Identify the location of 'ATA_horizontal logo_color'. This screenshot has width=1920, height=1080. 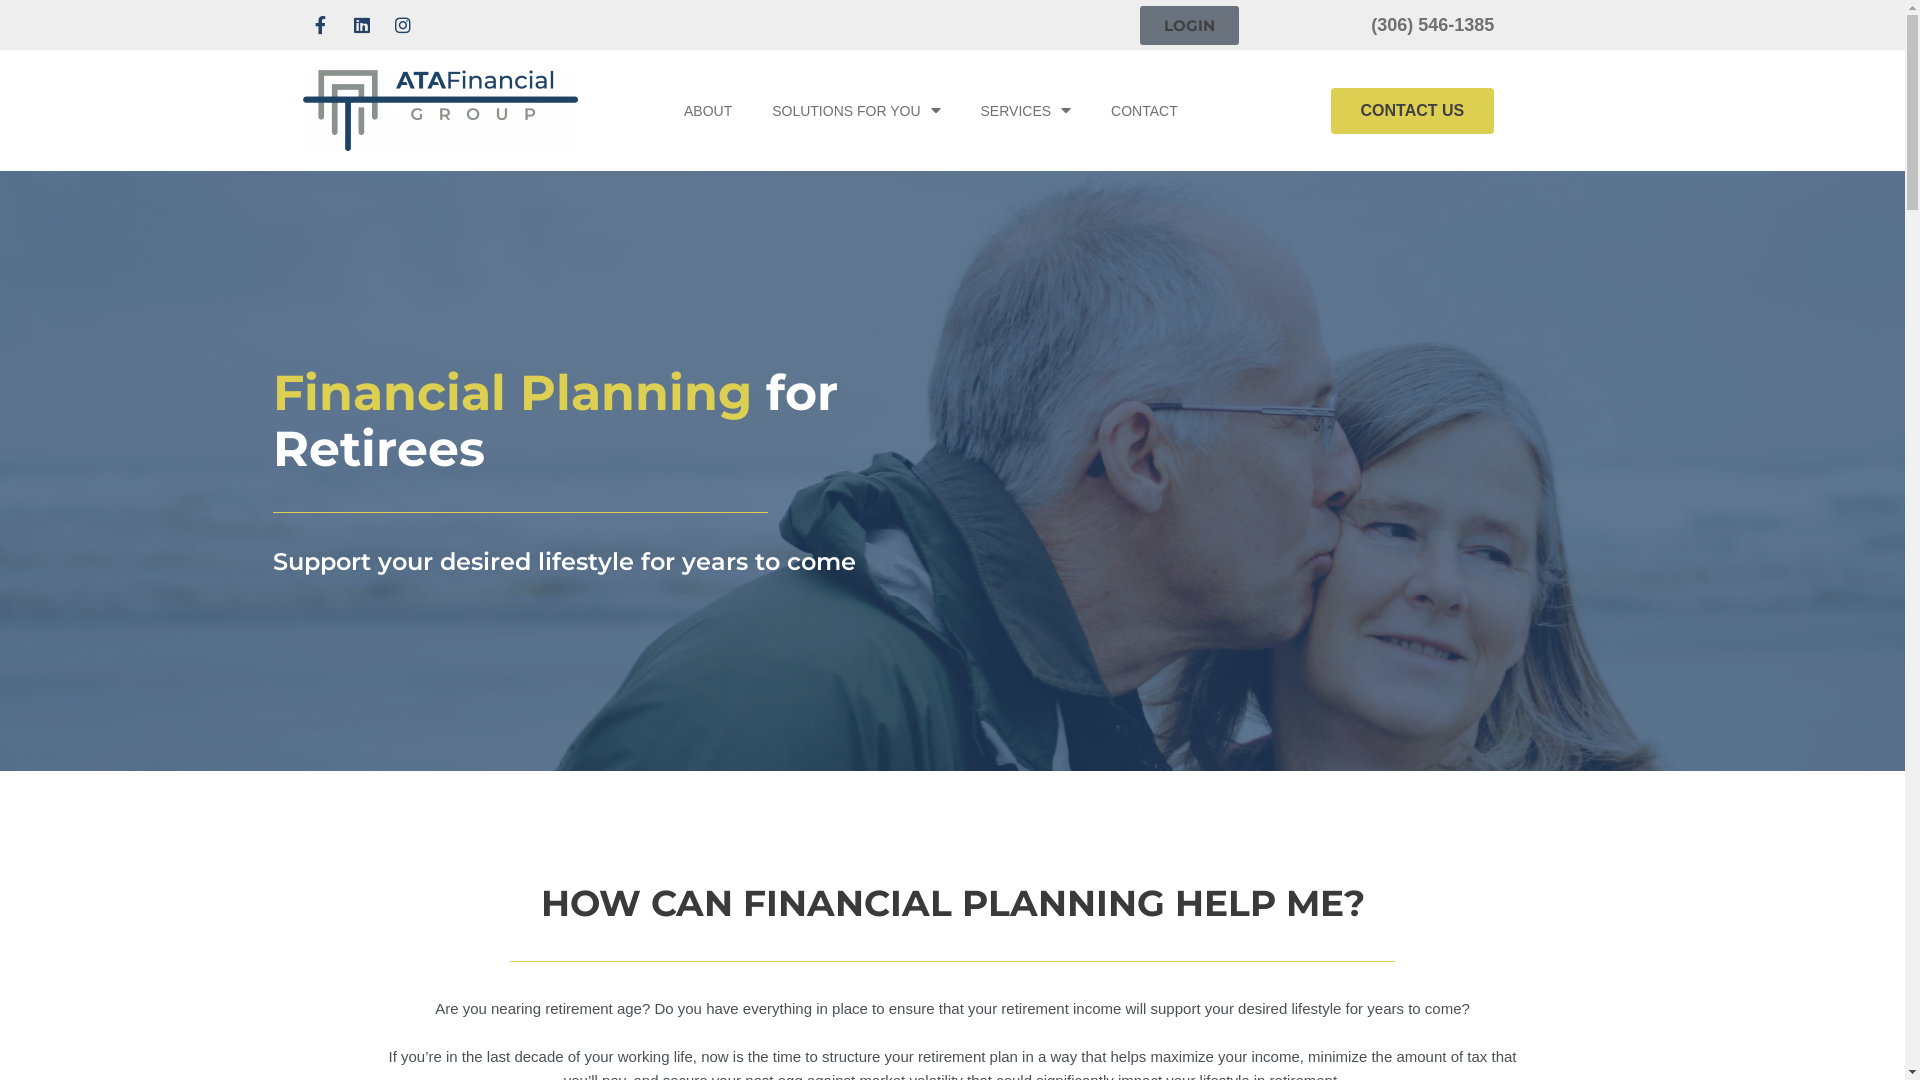
(438, 110).